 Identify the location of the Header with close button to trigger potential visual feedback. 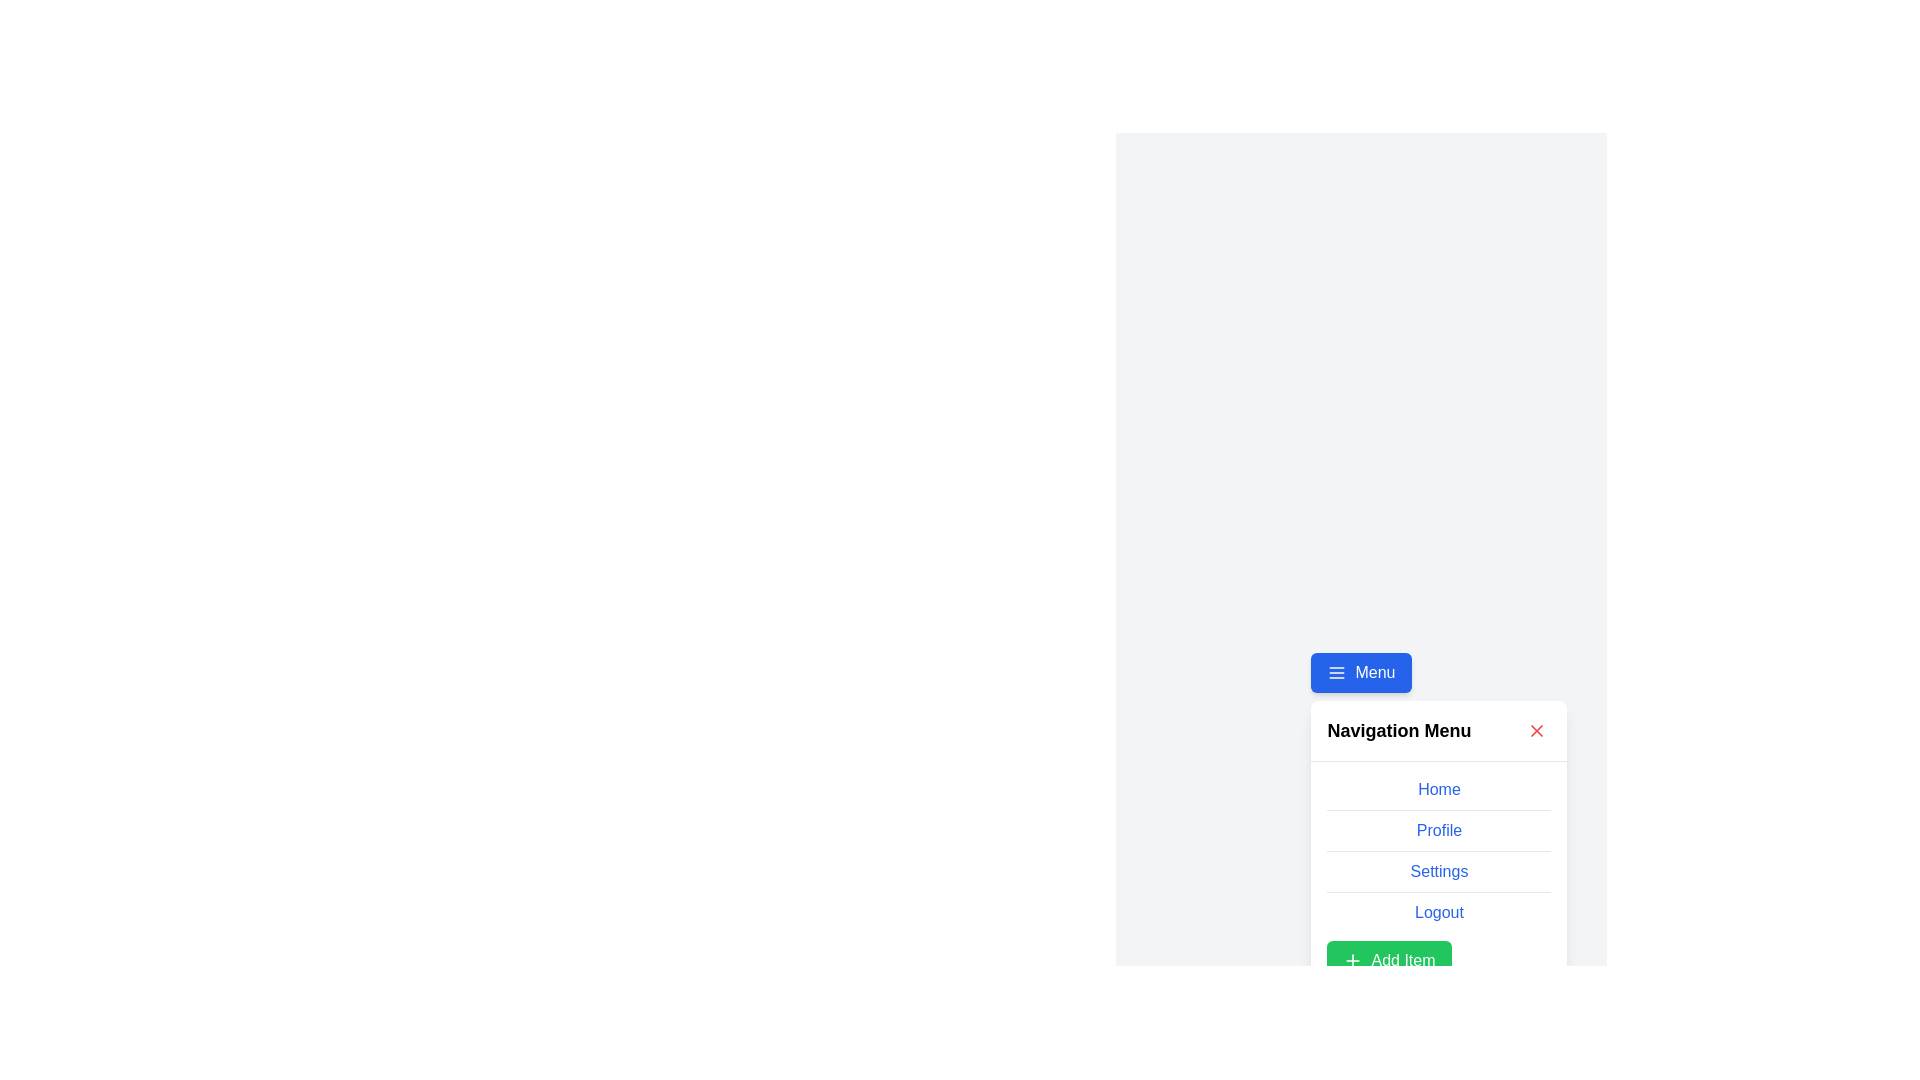
(1438, 731).